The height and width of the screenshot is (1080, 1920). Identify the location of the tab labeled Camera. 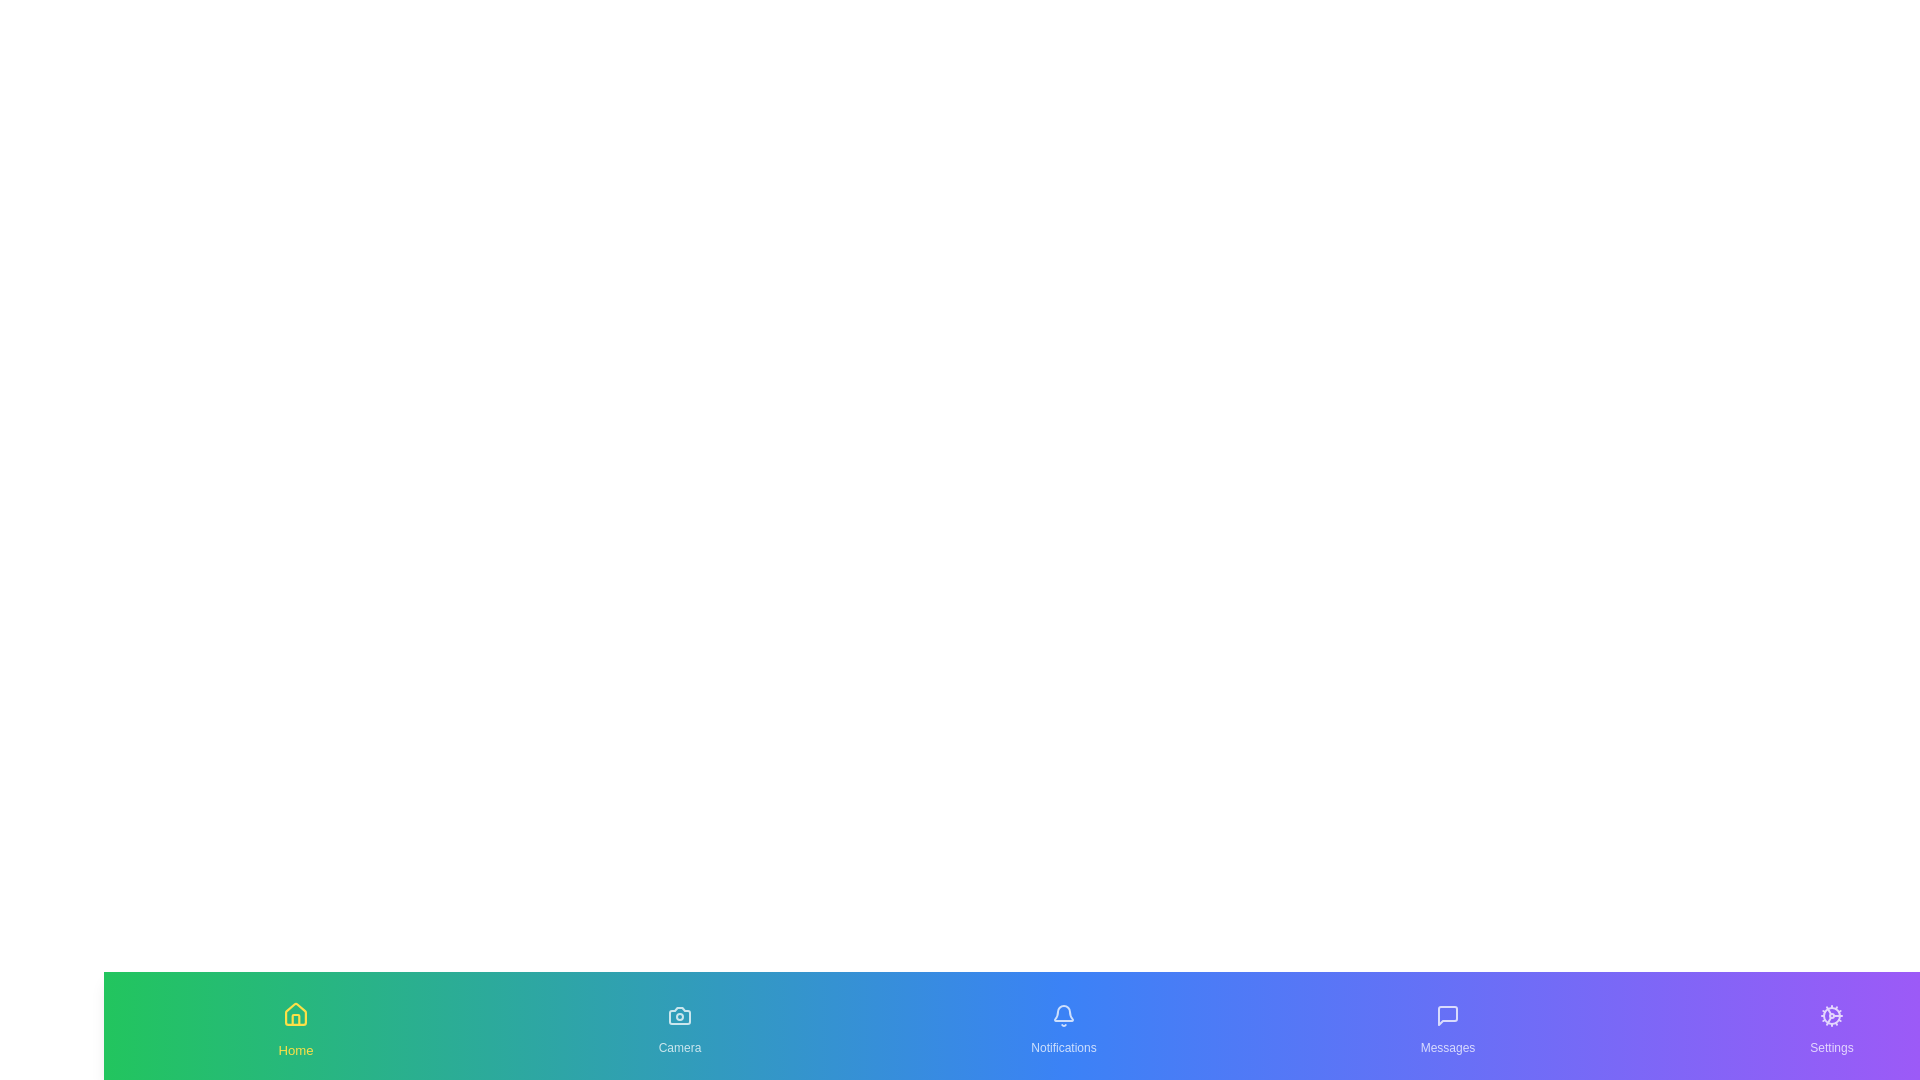
(680, 1026).